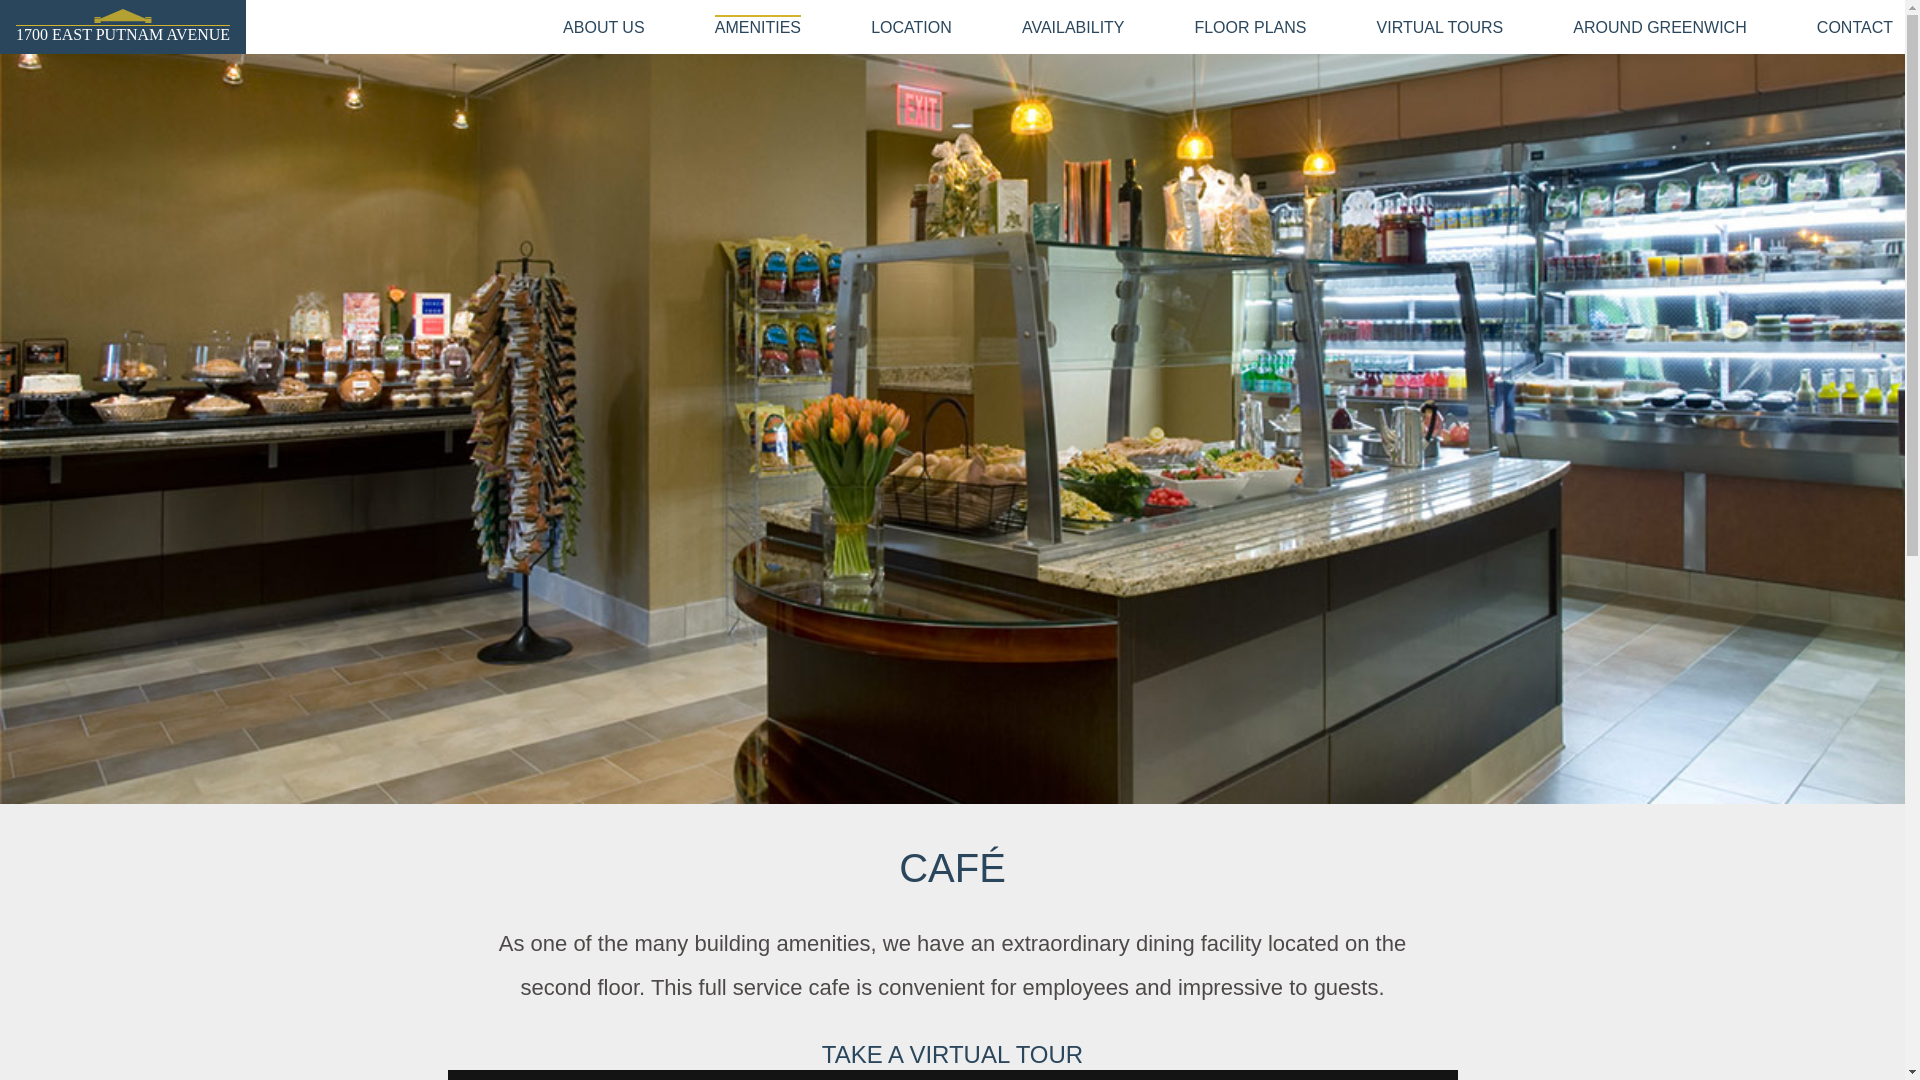 The height and width of the screenshot is (1080, 1920). What do you see at coordinates (1659, 27) in the screenshot?
I see `'AROUND GREENWICH'` at bounding box center [1659, 27].